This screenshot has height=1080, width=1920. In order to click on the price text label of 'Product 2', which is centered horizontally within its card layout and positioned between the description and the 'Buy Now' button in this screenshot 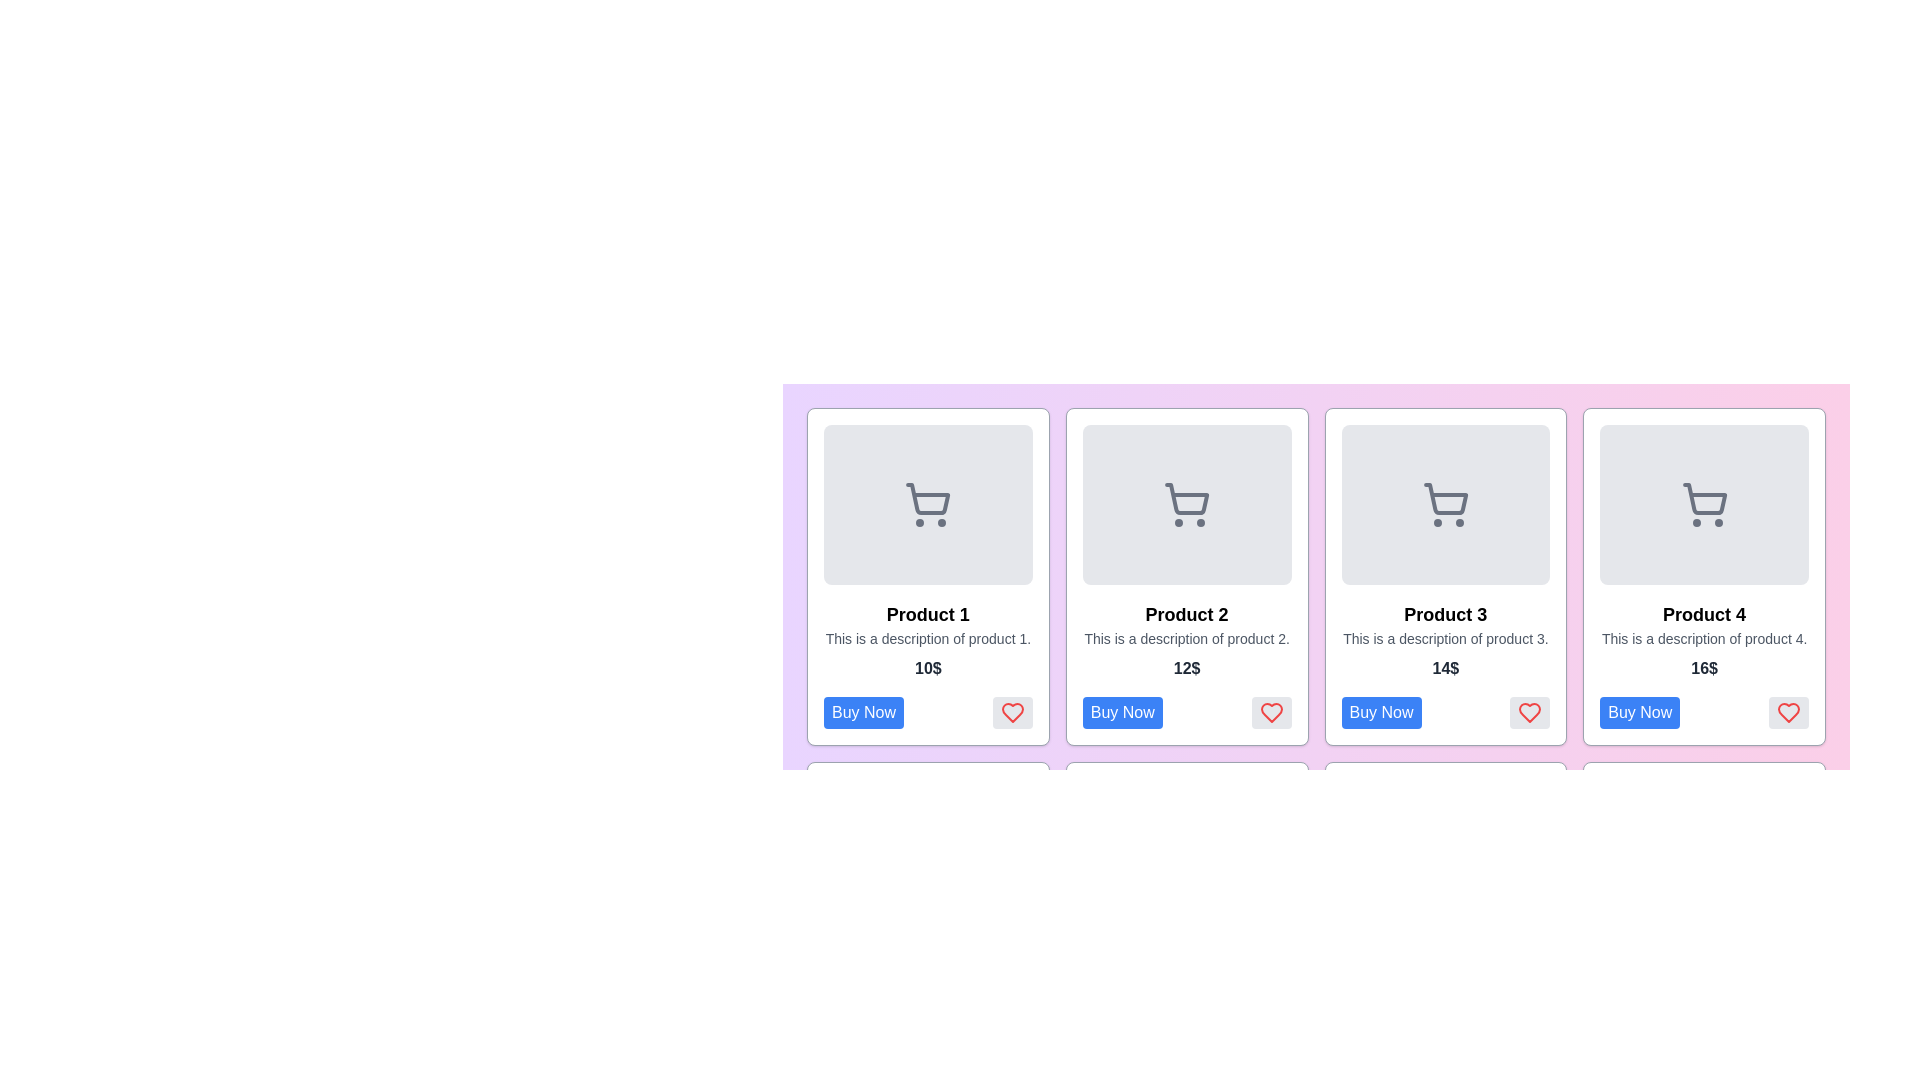, I will do `click(1187, 668)`.